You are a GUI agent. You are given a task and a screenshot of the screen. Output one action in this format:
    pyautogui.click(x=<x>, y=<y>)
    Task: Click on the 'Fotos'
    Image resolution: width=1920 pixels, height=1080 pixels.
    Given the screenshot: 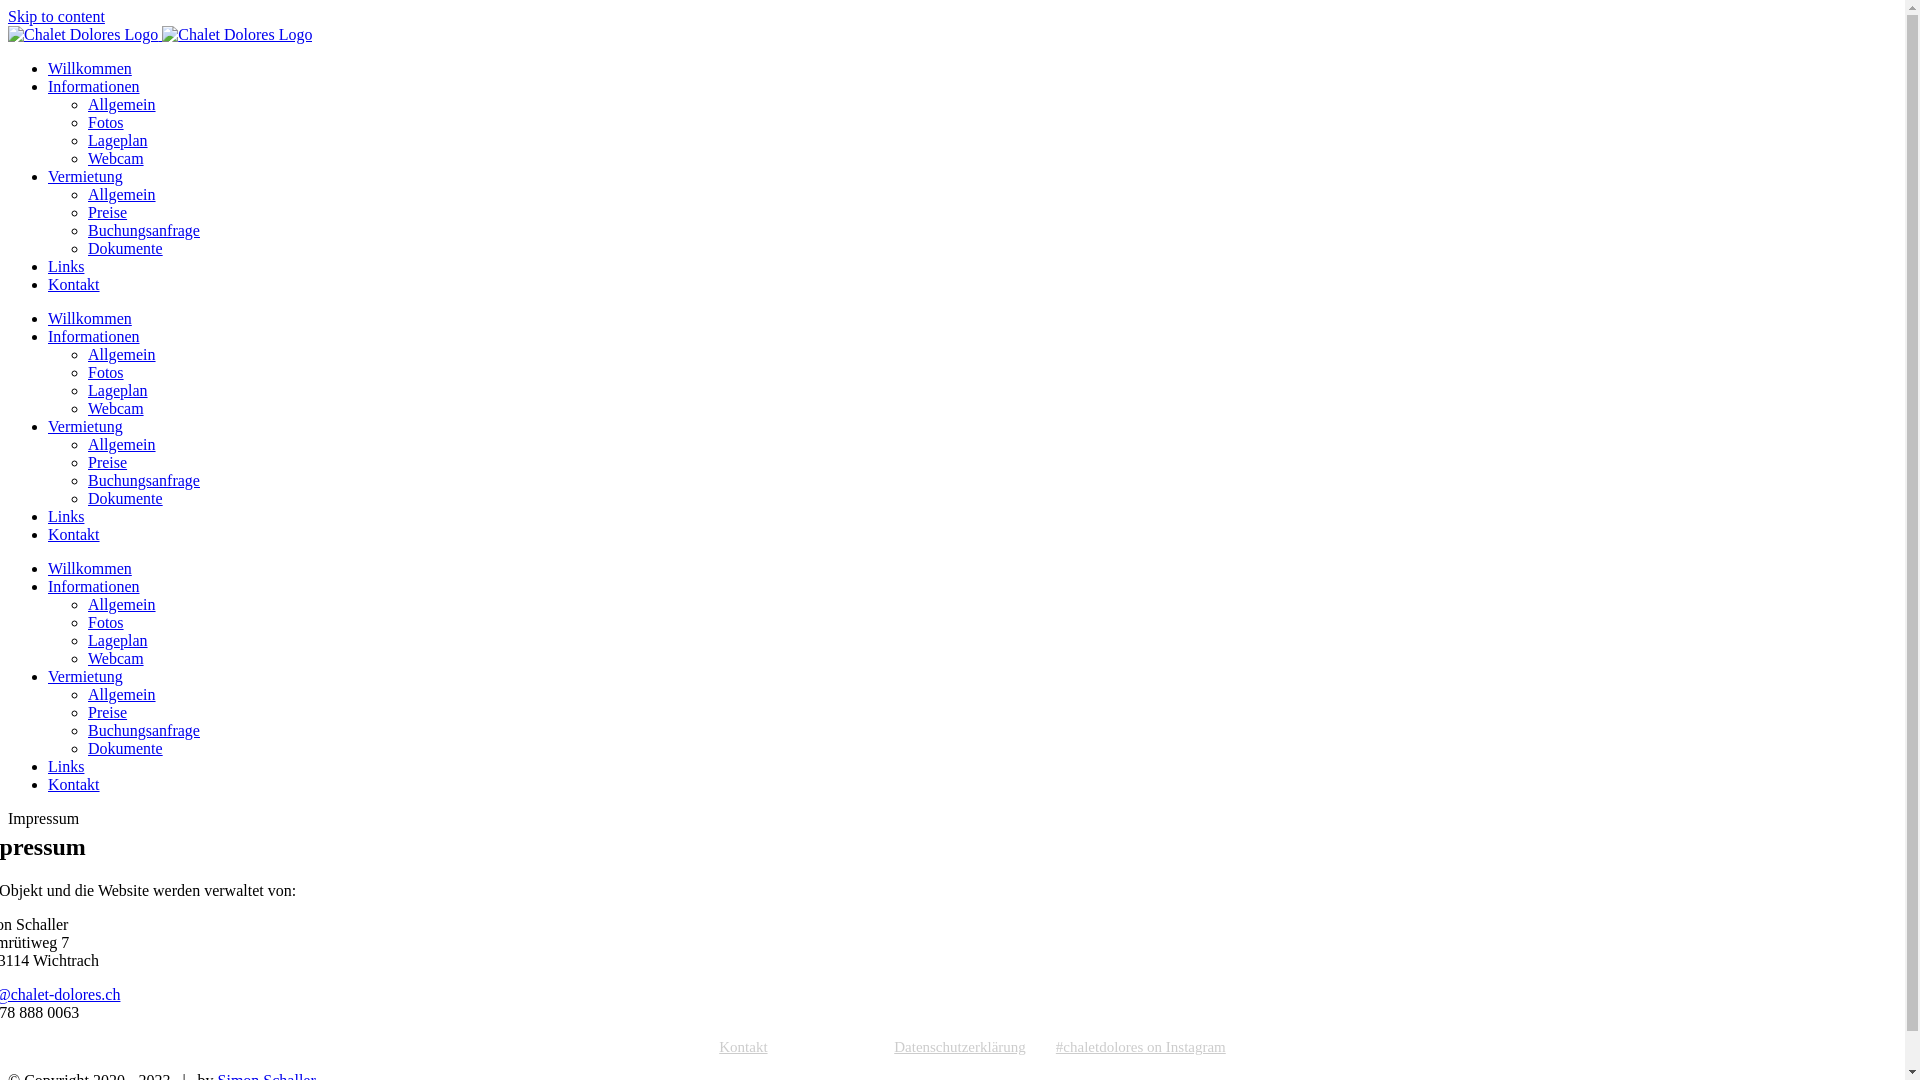 What is the action you would take?
    pyautogui.click(x=104, y=372)
    